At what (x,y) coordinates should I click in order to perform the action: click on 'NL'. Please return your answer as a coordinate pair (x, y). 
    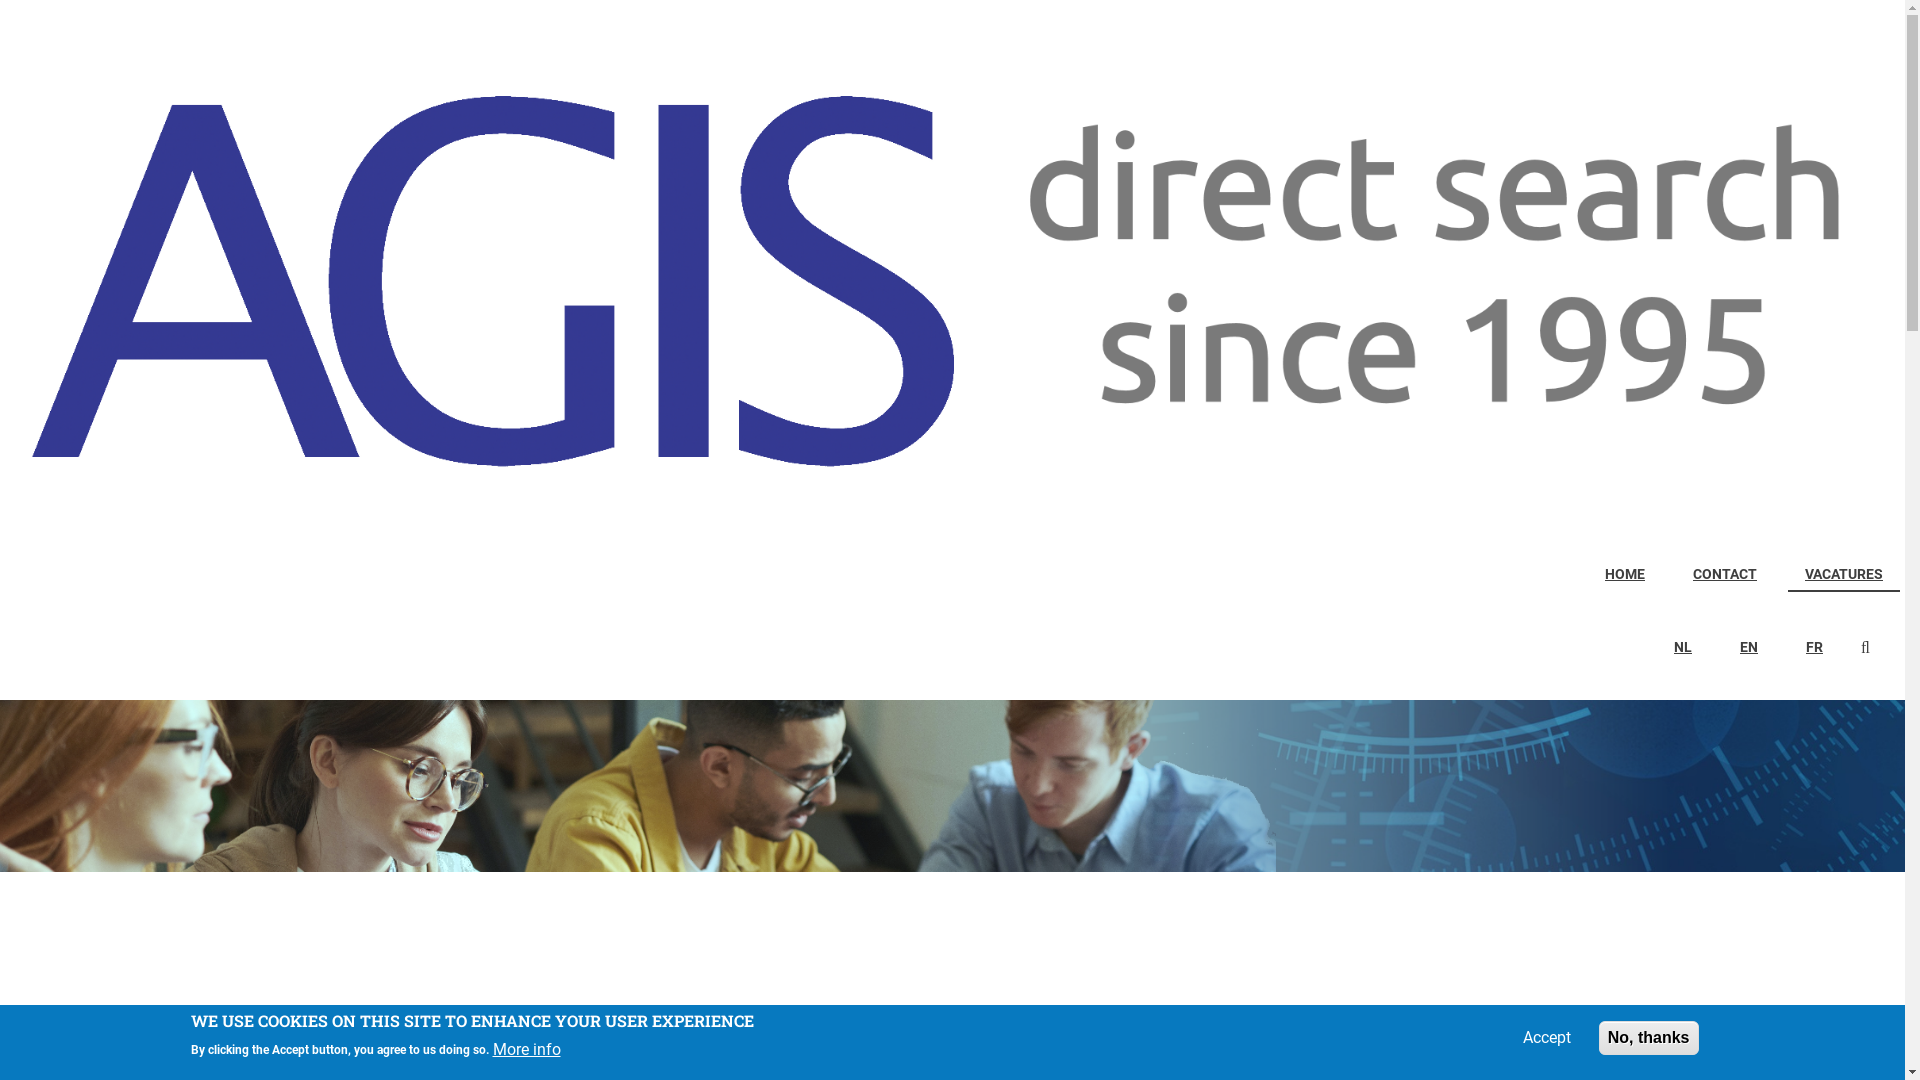
    Looking at the image, I should click on (1656, 648).